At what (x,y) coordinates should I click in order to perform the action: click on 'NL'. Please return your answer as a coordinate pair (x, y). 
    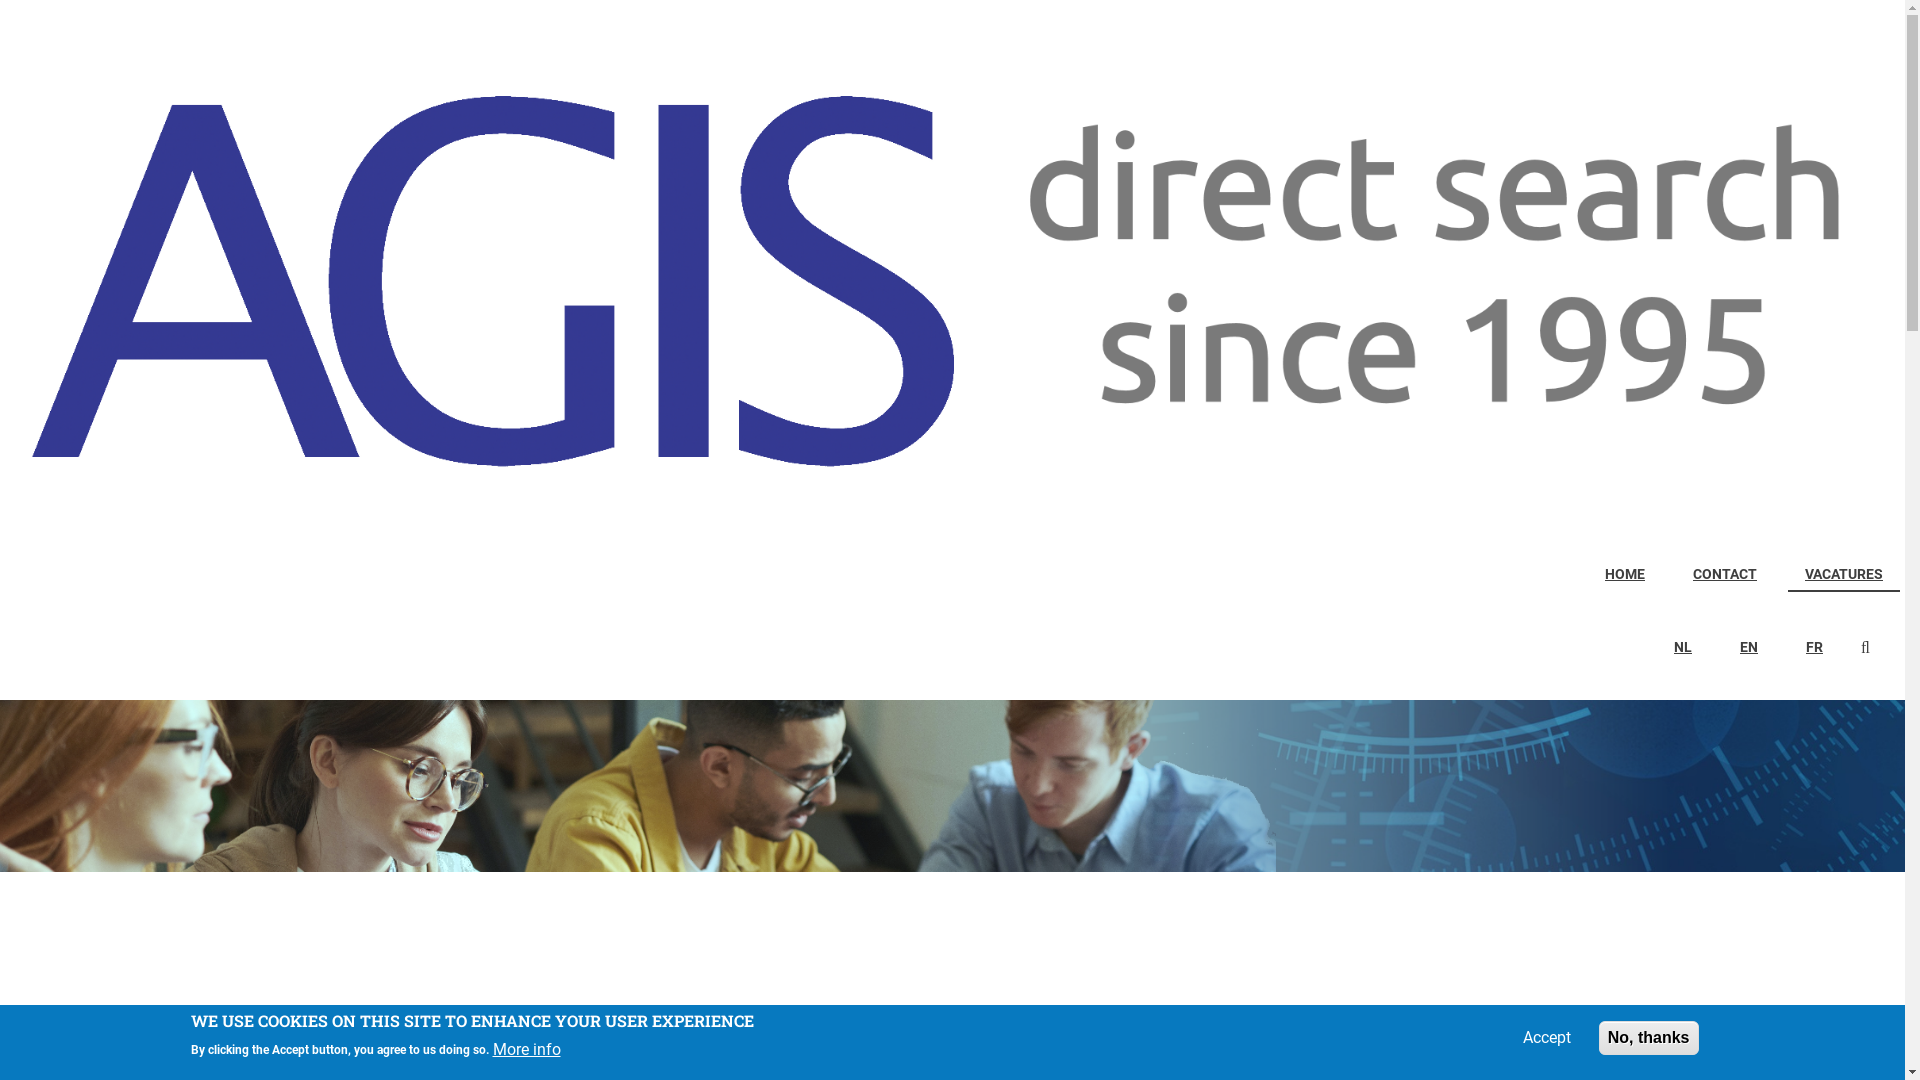
    Looking at the image, I should click on (1656, 648).